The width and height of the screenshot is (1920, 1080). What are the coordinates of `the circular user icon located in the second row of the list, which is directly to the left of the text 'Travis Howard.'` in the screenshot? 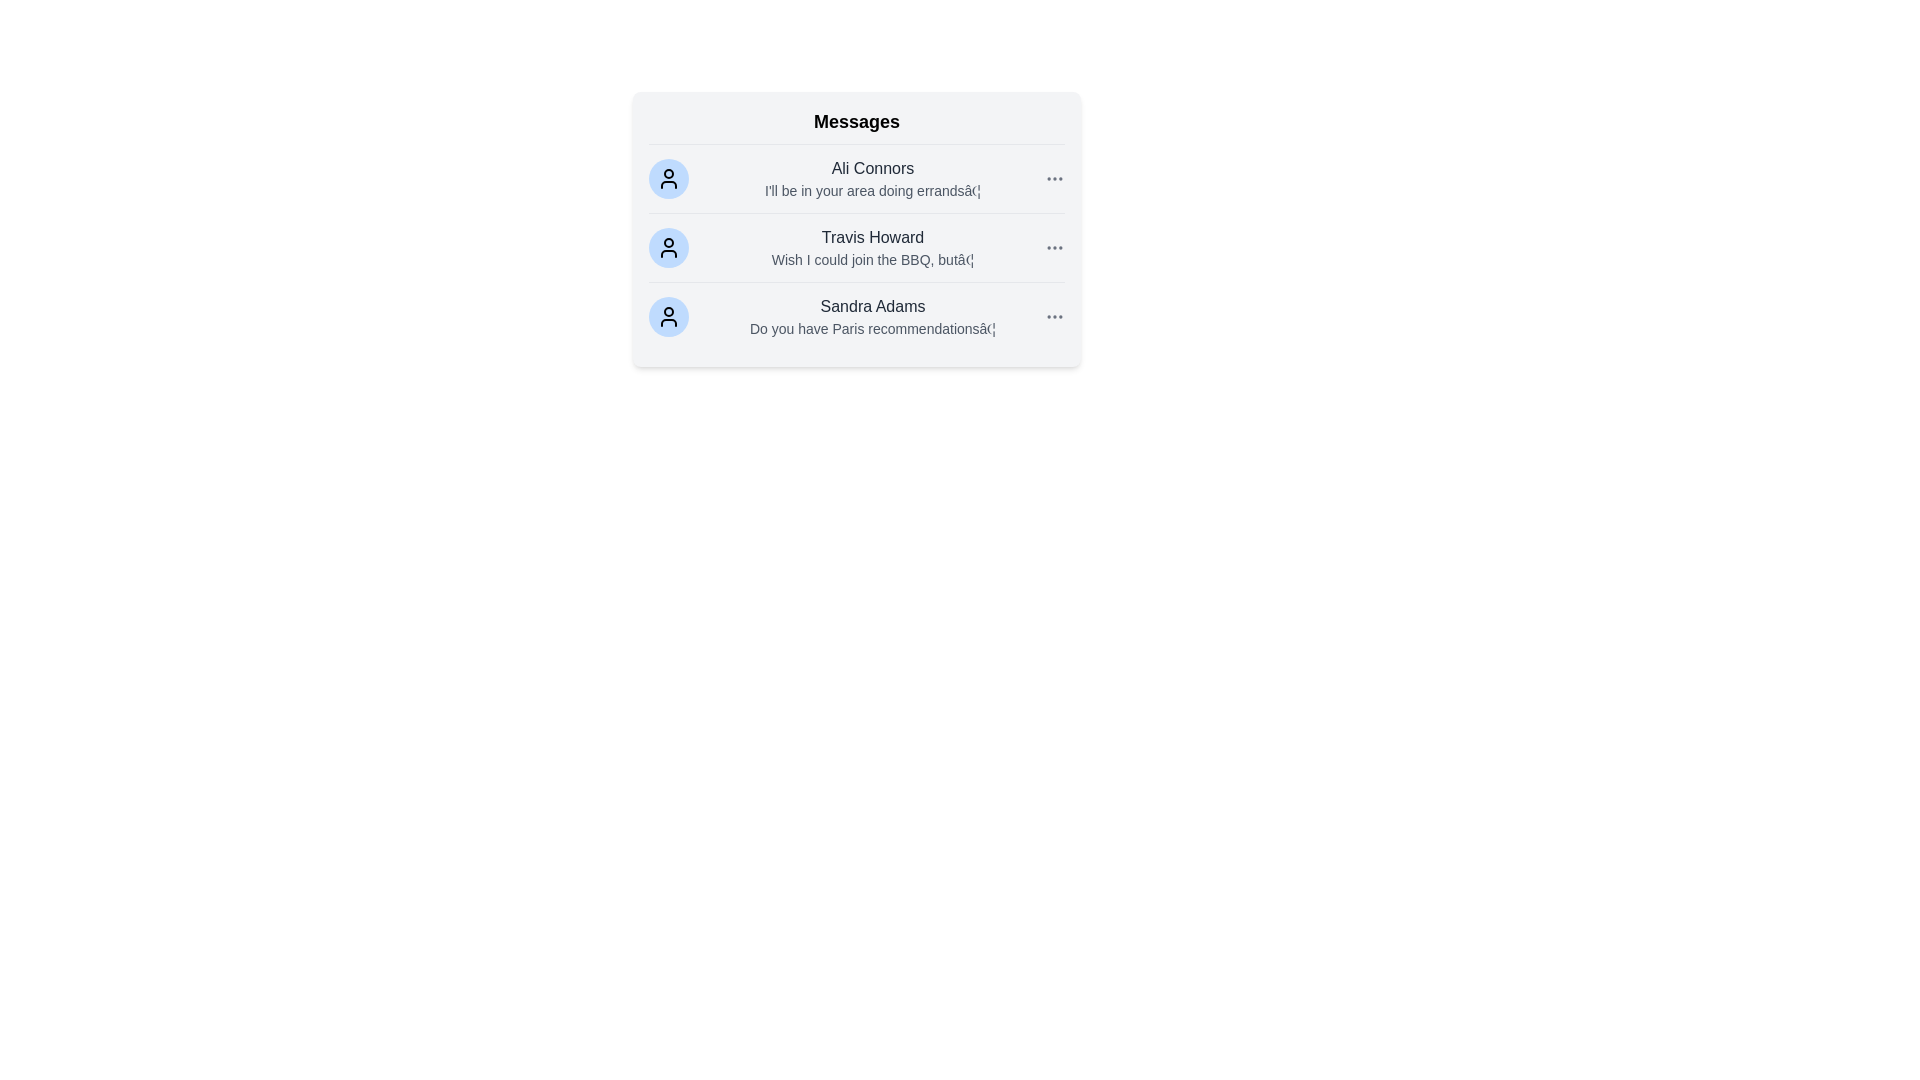 It's located at (668, 246).